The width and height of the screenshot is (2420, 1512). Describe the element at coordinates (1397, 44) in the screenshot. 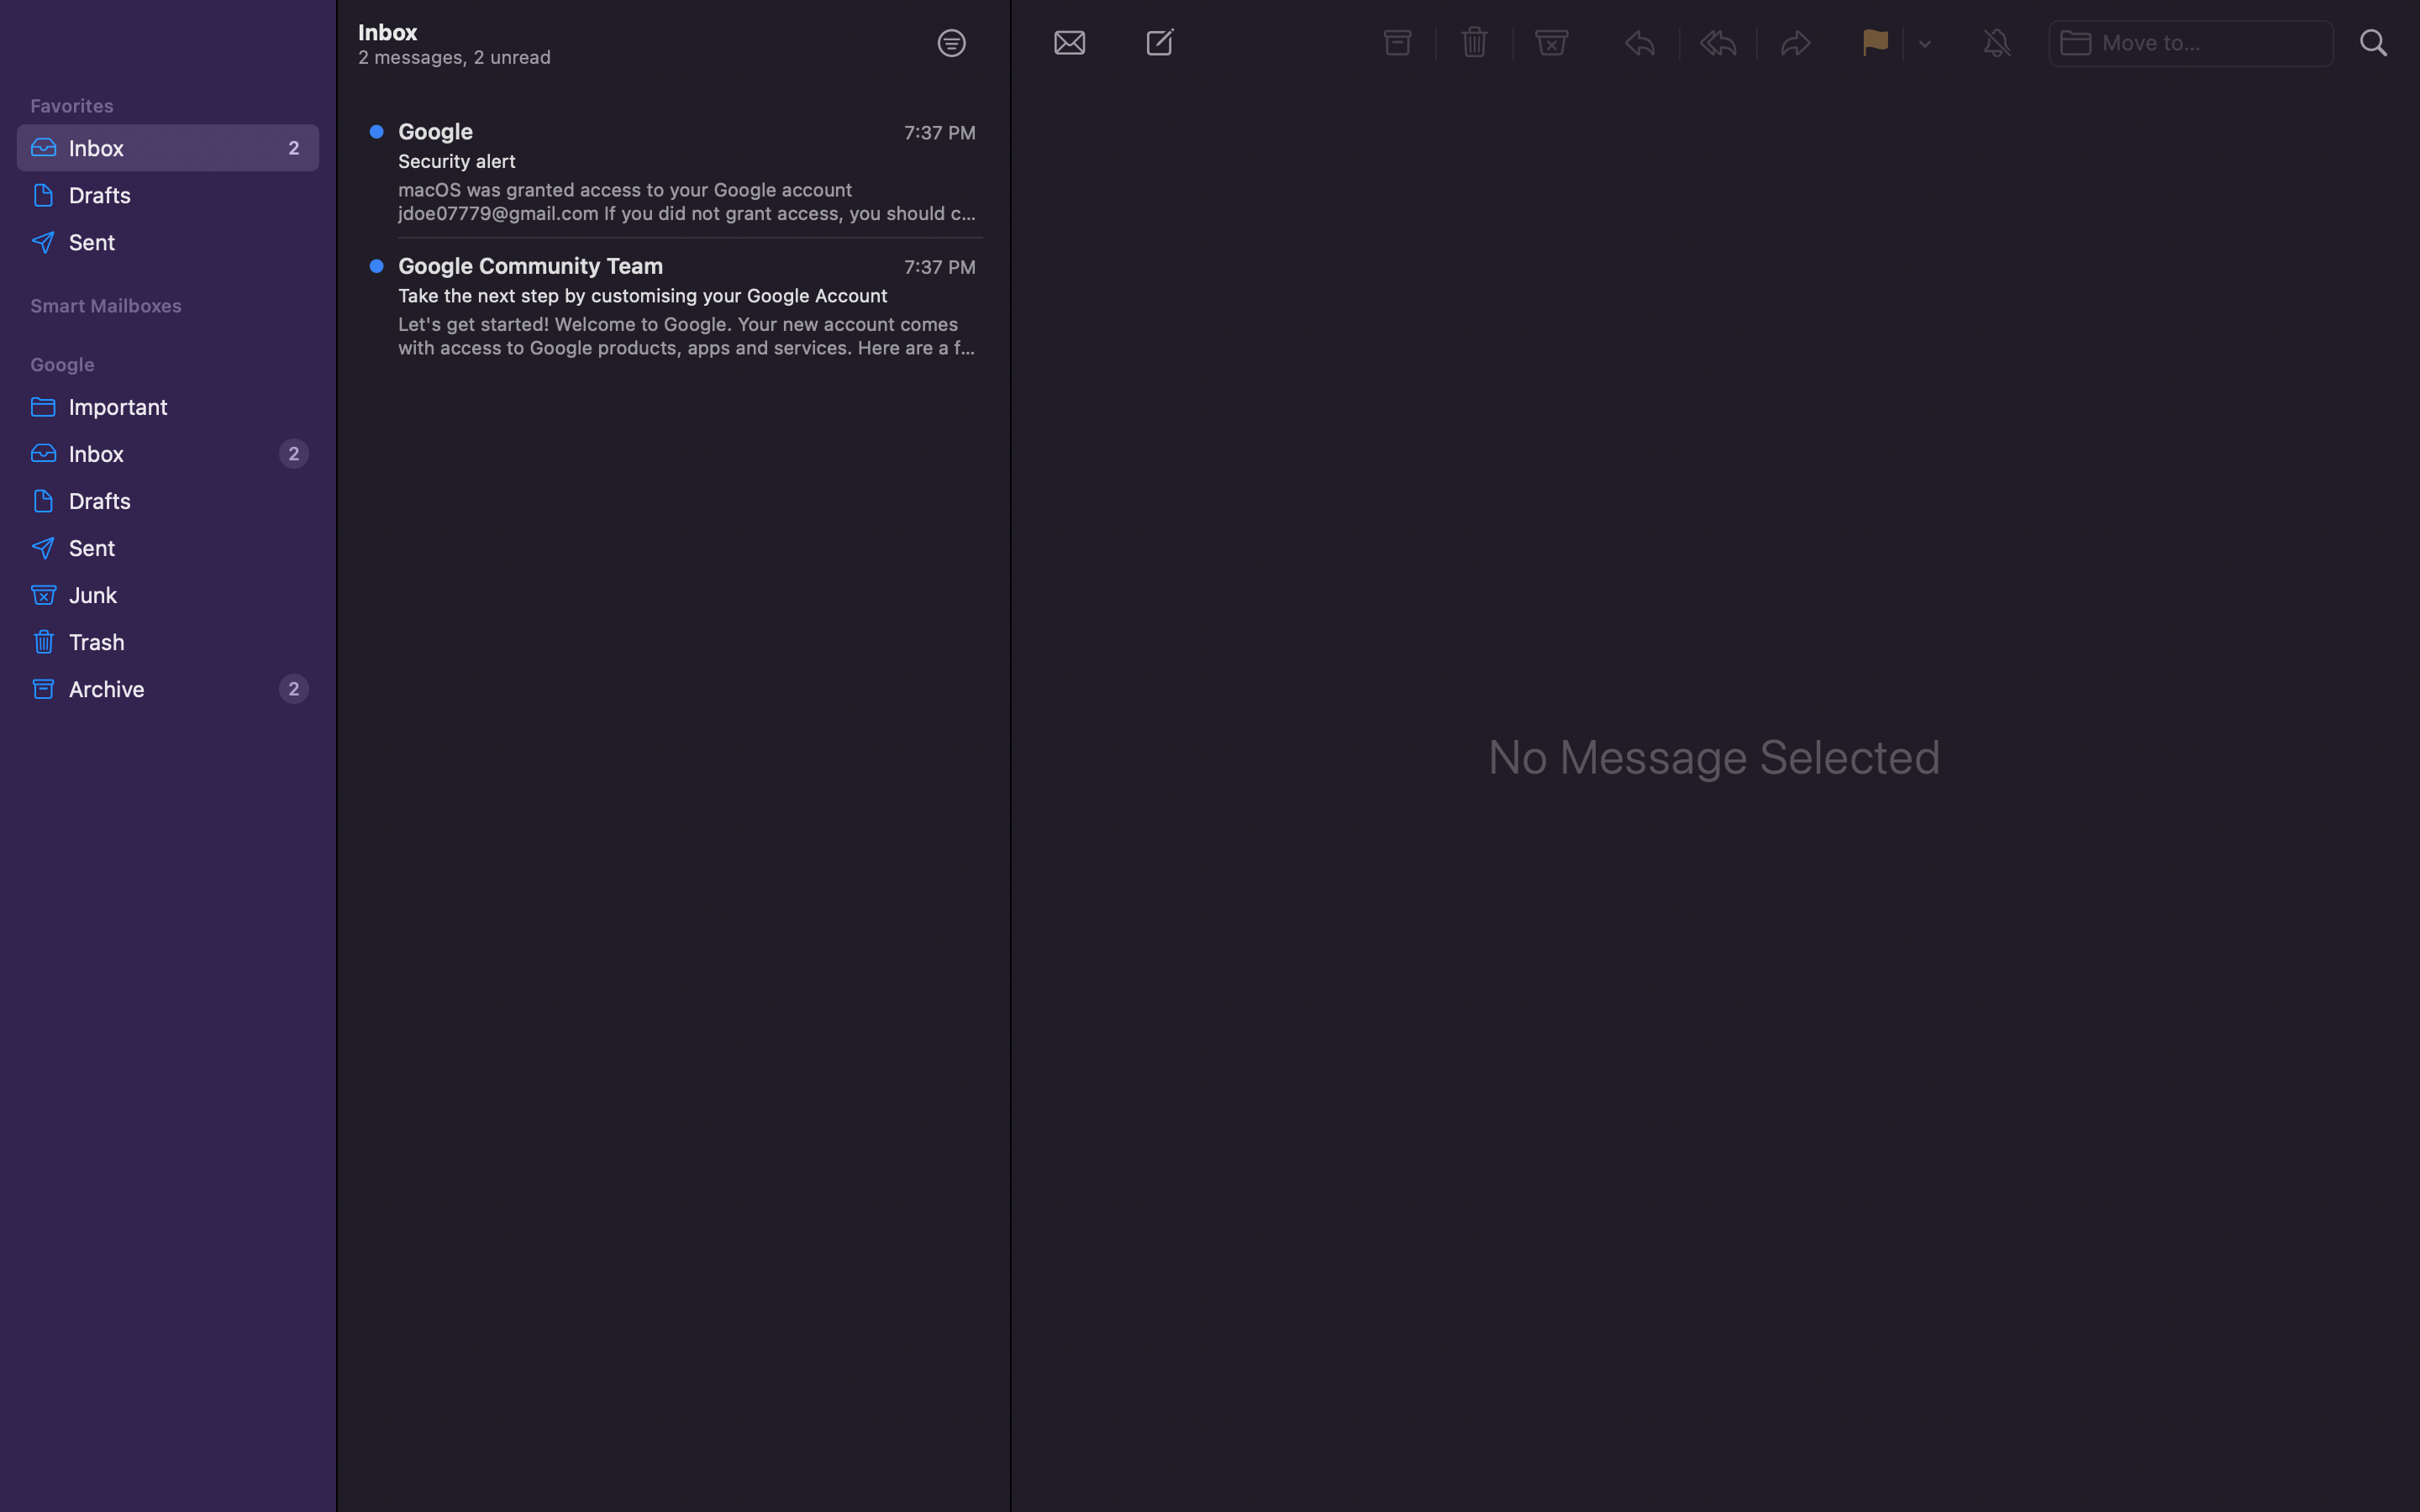

I see `and move messages to the archive` at that location.